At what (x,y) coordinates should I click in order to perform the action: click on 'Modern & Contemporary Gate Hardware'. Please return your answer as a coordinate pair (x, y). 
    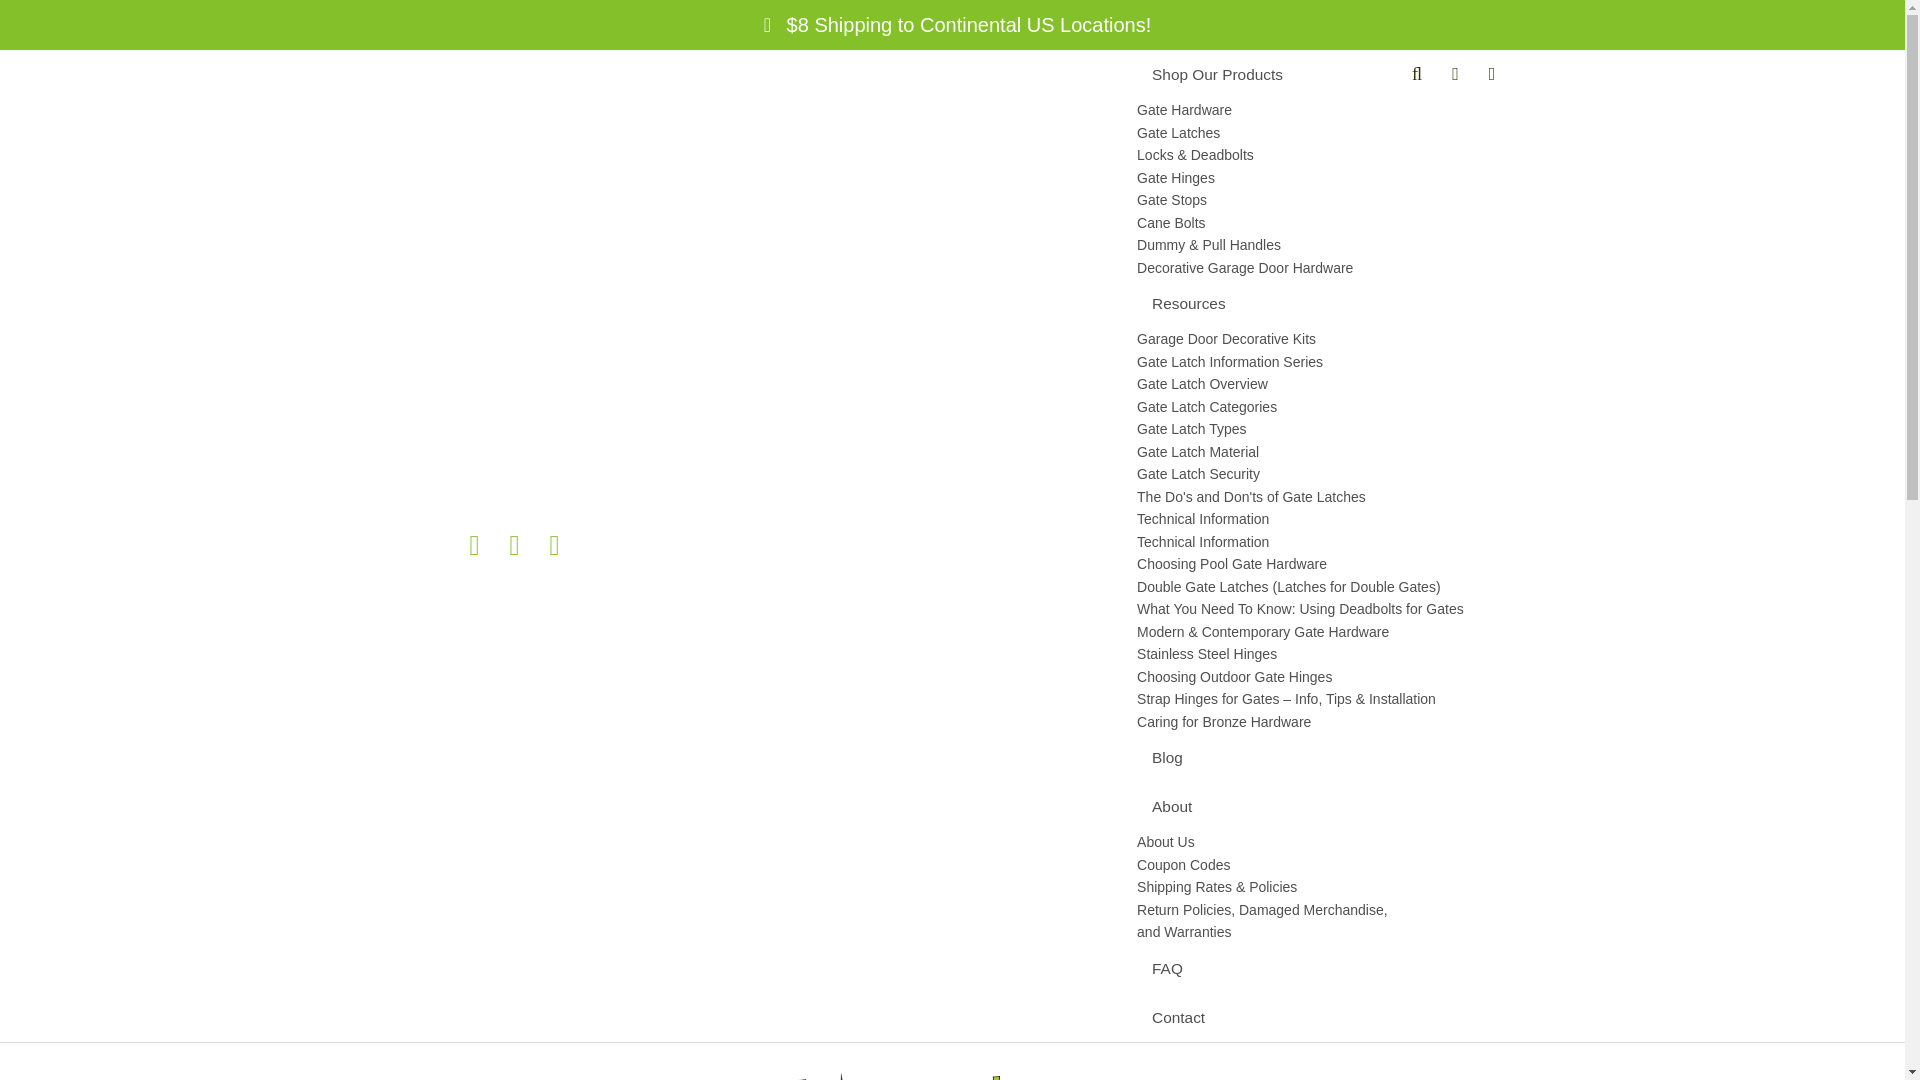
    Looking at the image, I should click on (1311, 631).